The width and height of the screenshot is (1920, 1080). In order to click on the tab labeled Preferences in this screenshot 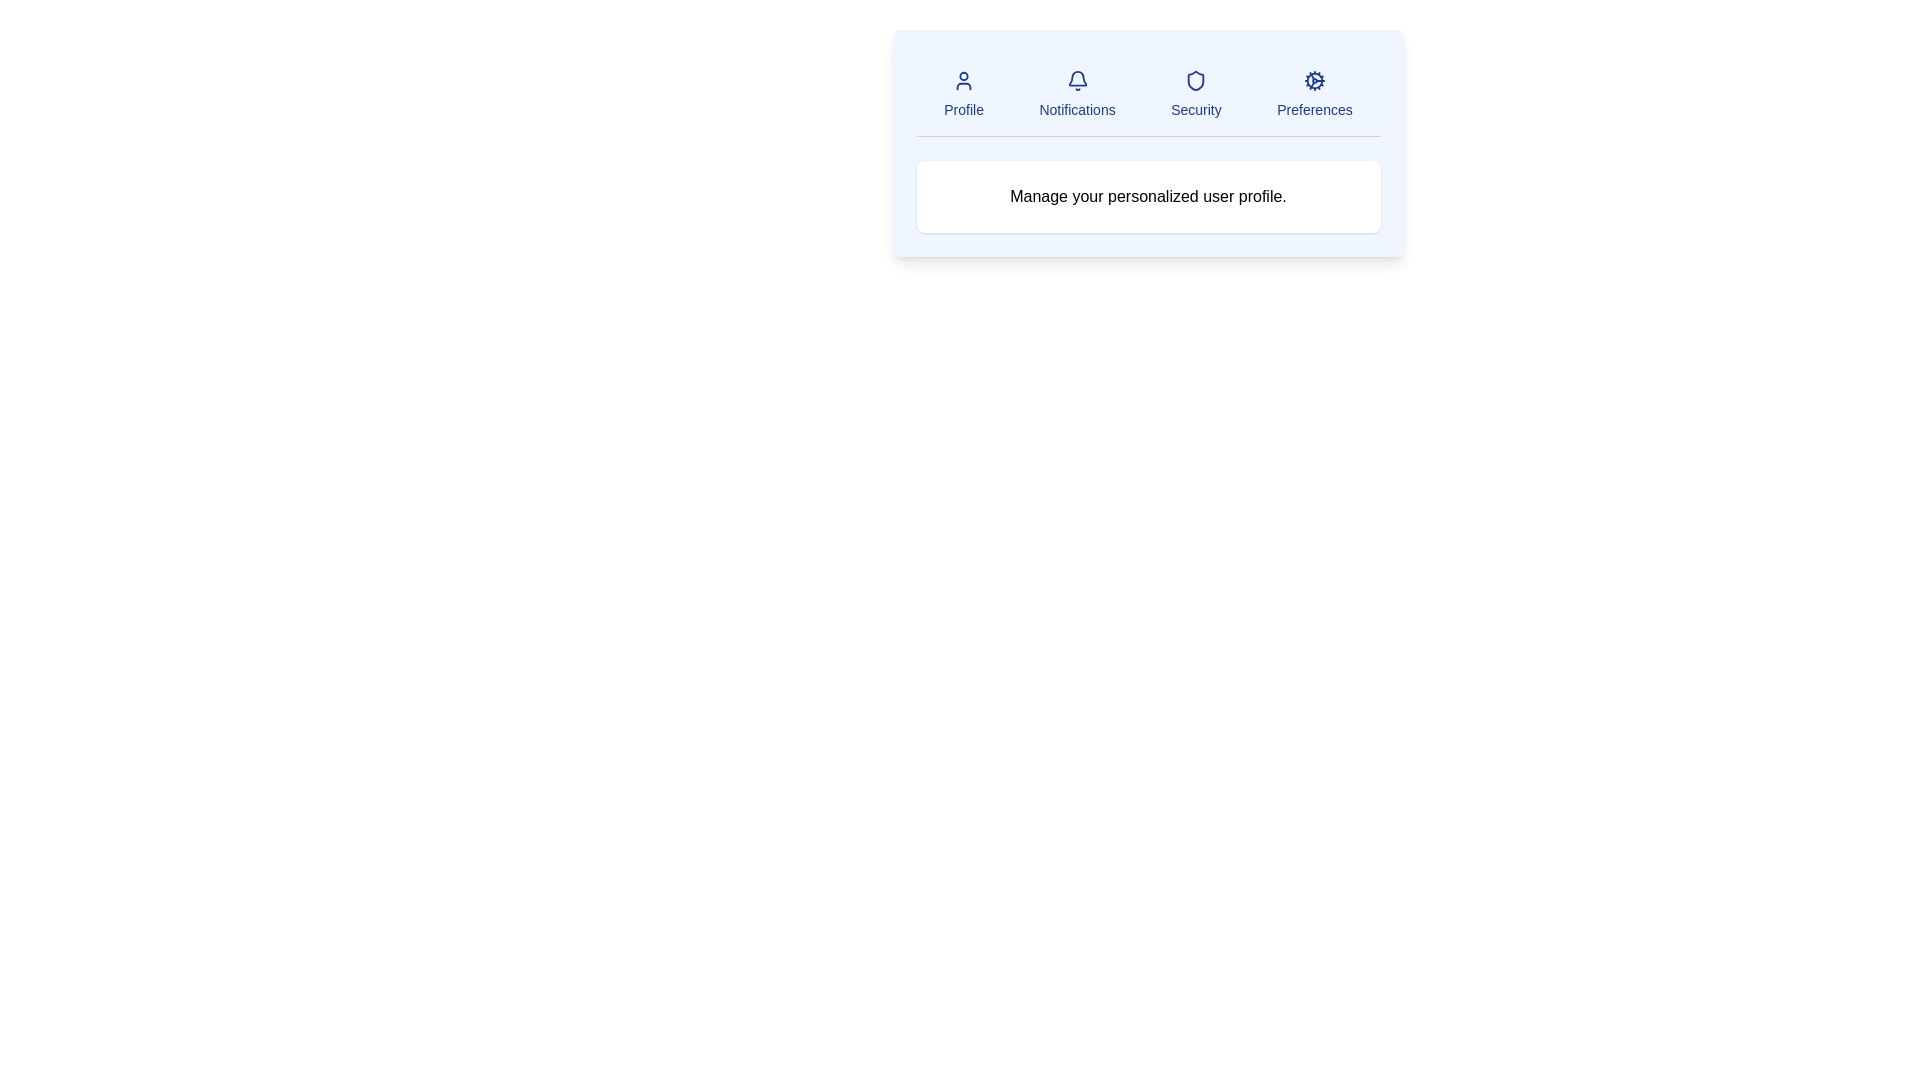, I will do `click(1315, 95)`.